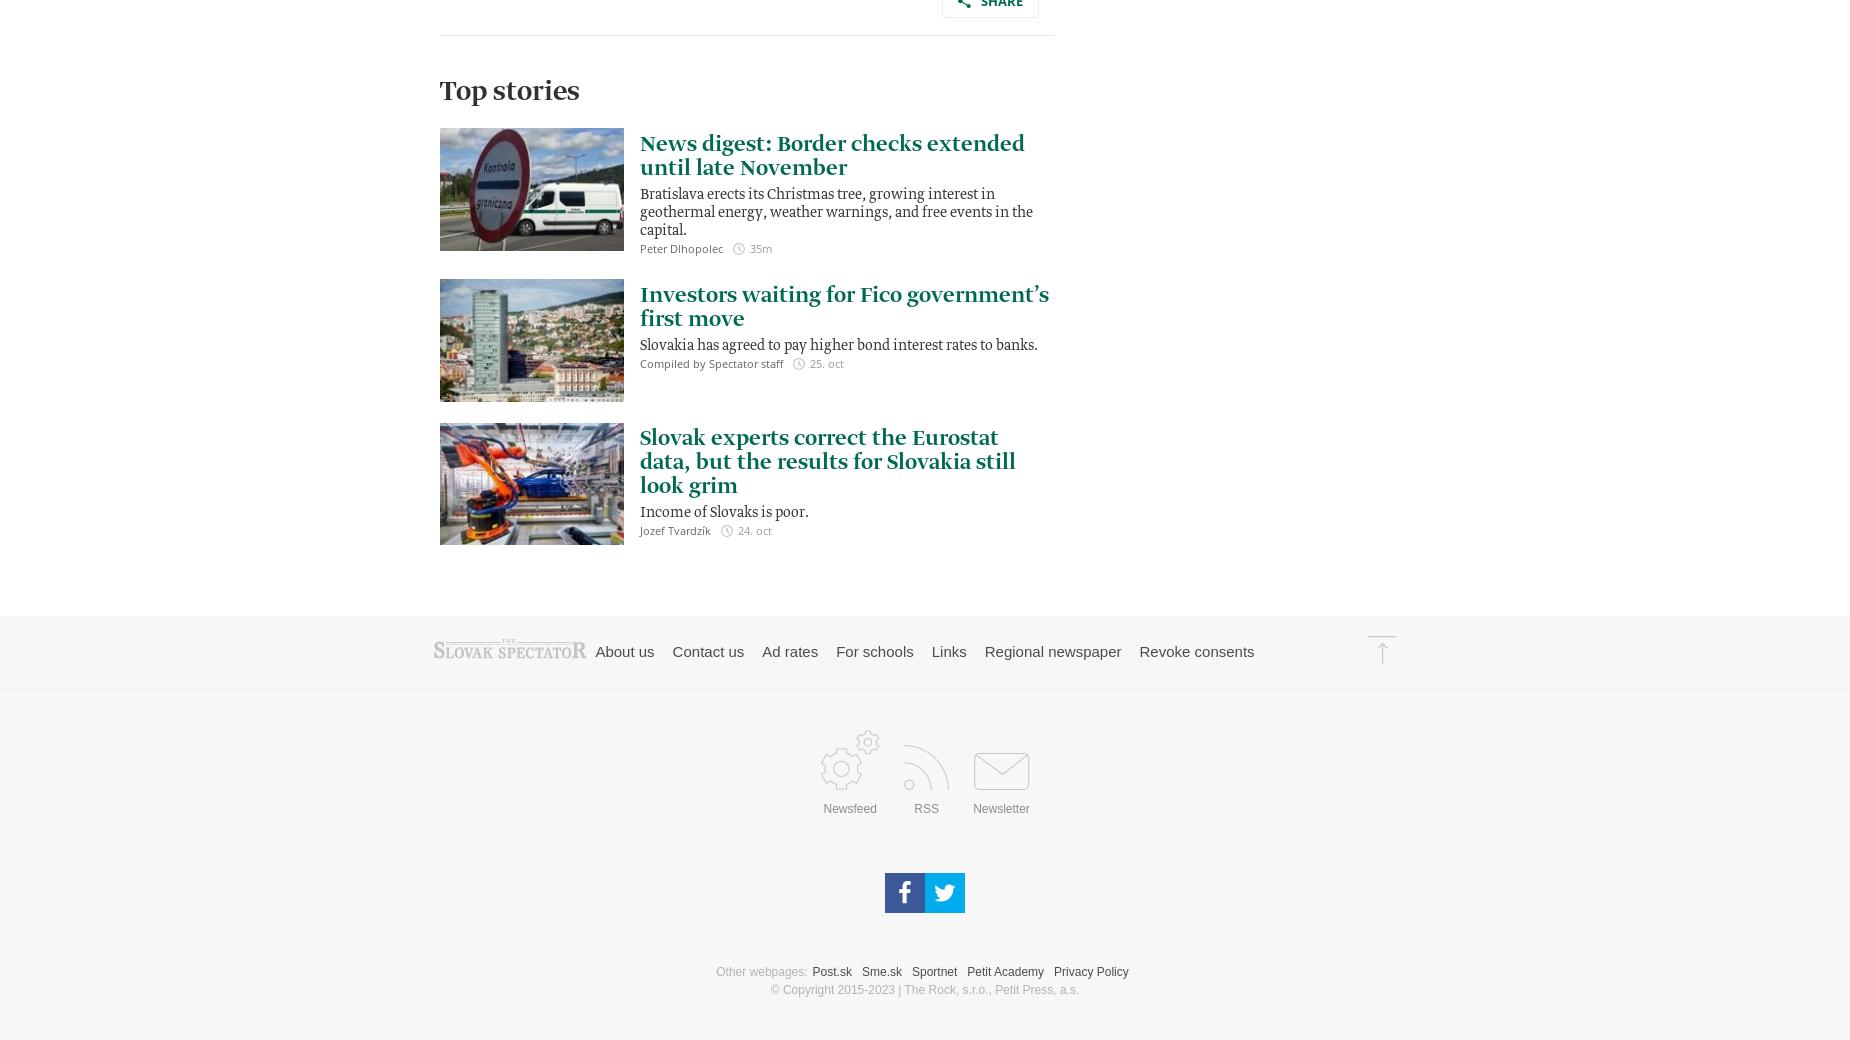 The height and width of the screenshot is (1040, 1850). Describe the element at coordinates (826, 463) in the screenshot. I see `'Slovak experts correct the Eurostat data, but the results for Slovakia still look grim'` at that location.